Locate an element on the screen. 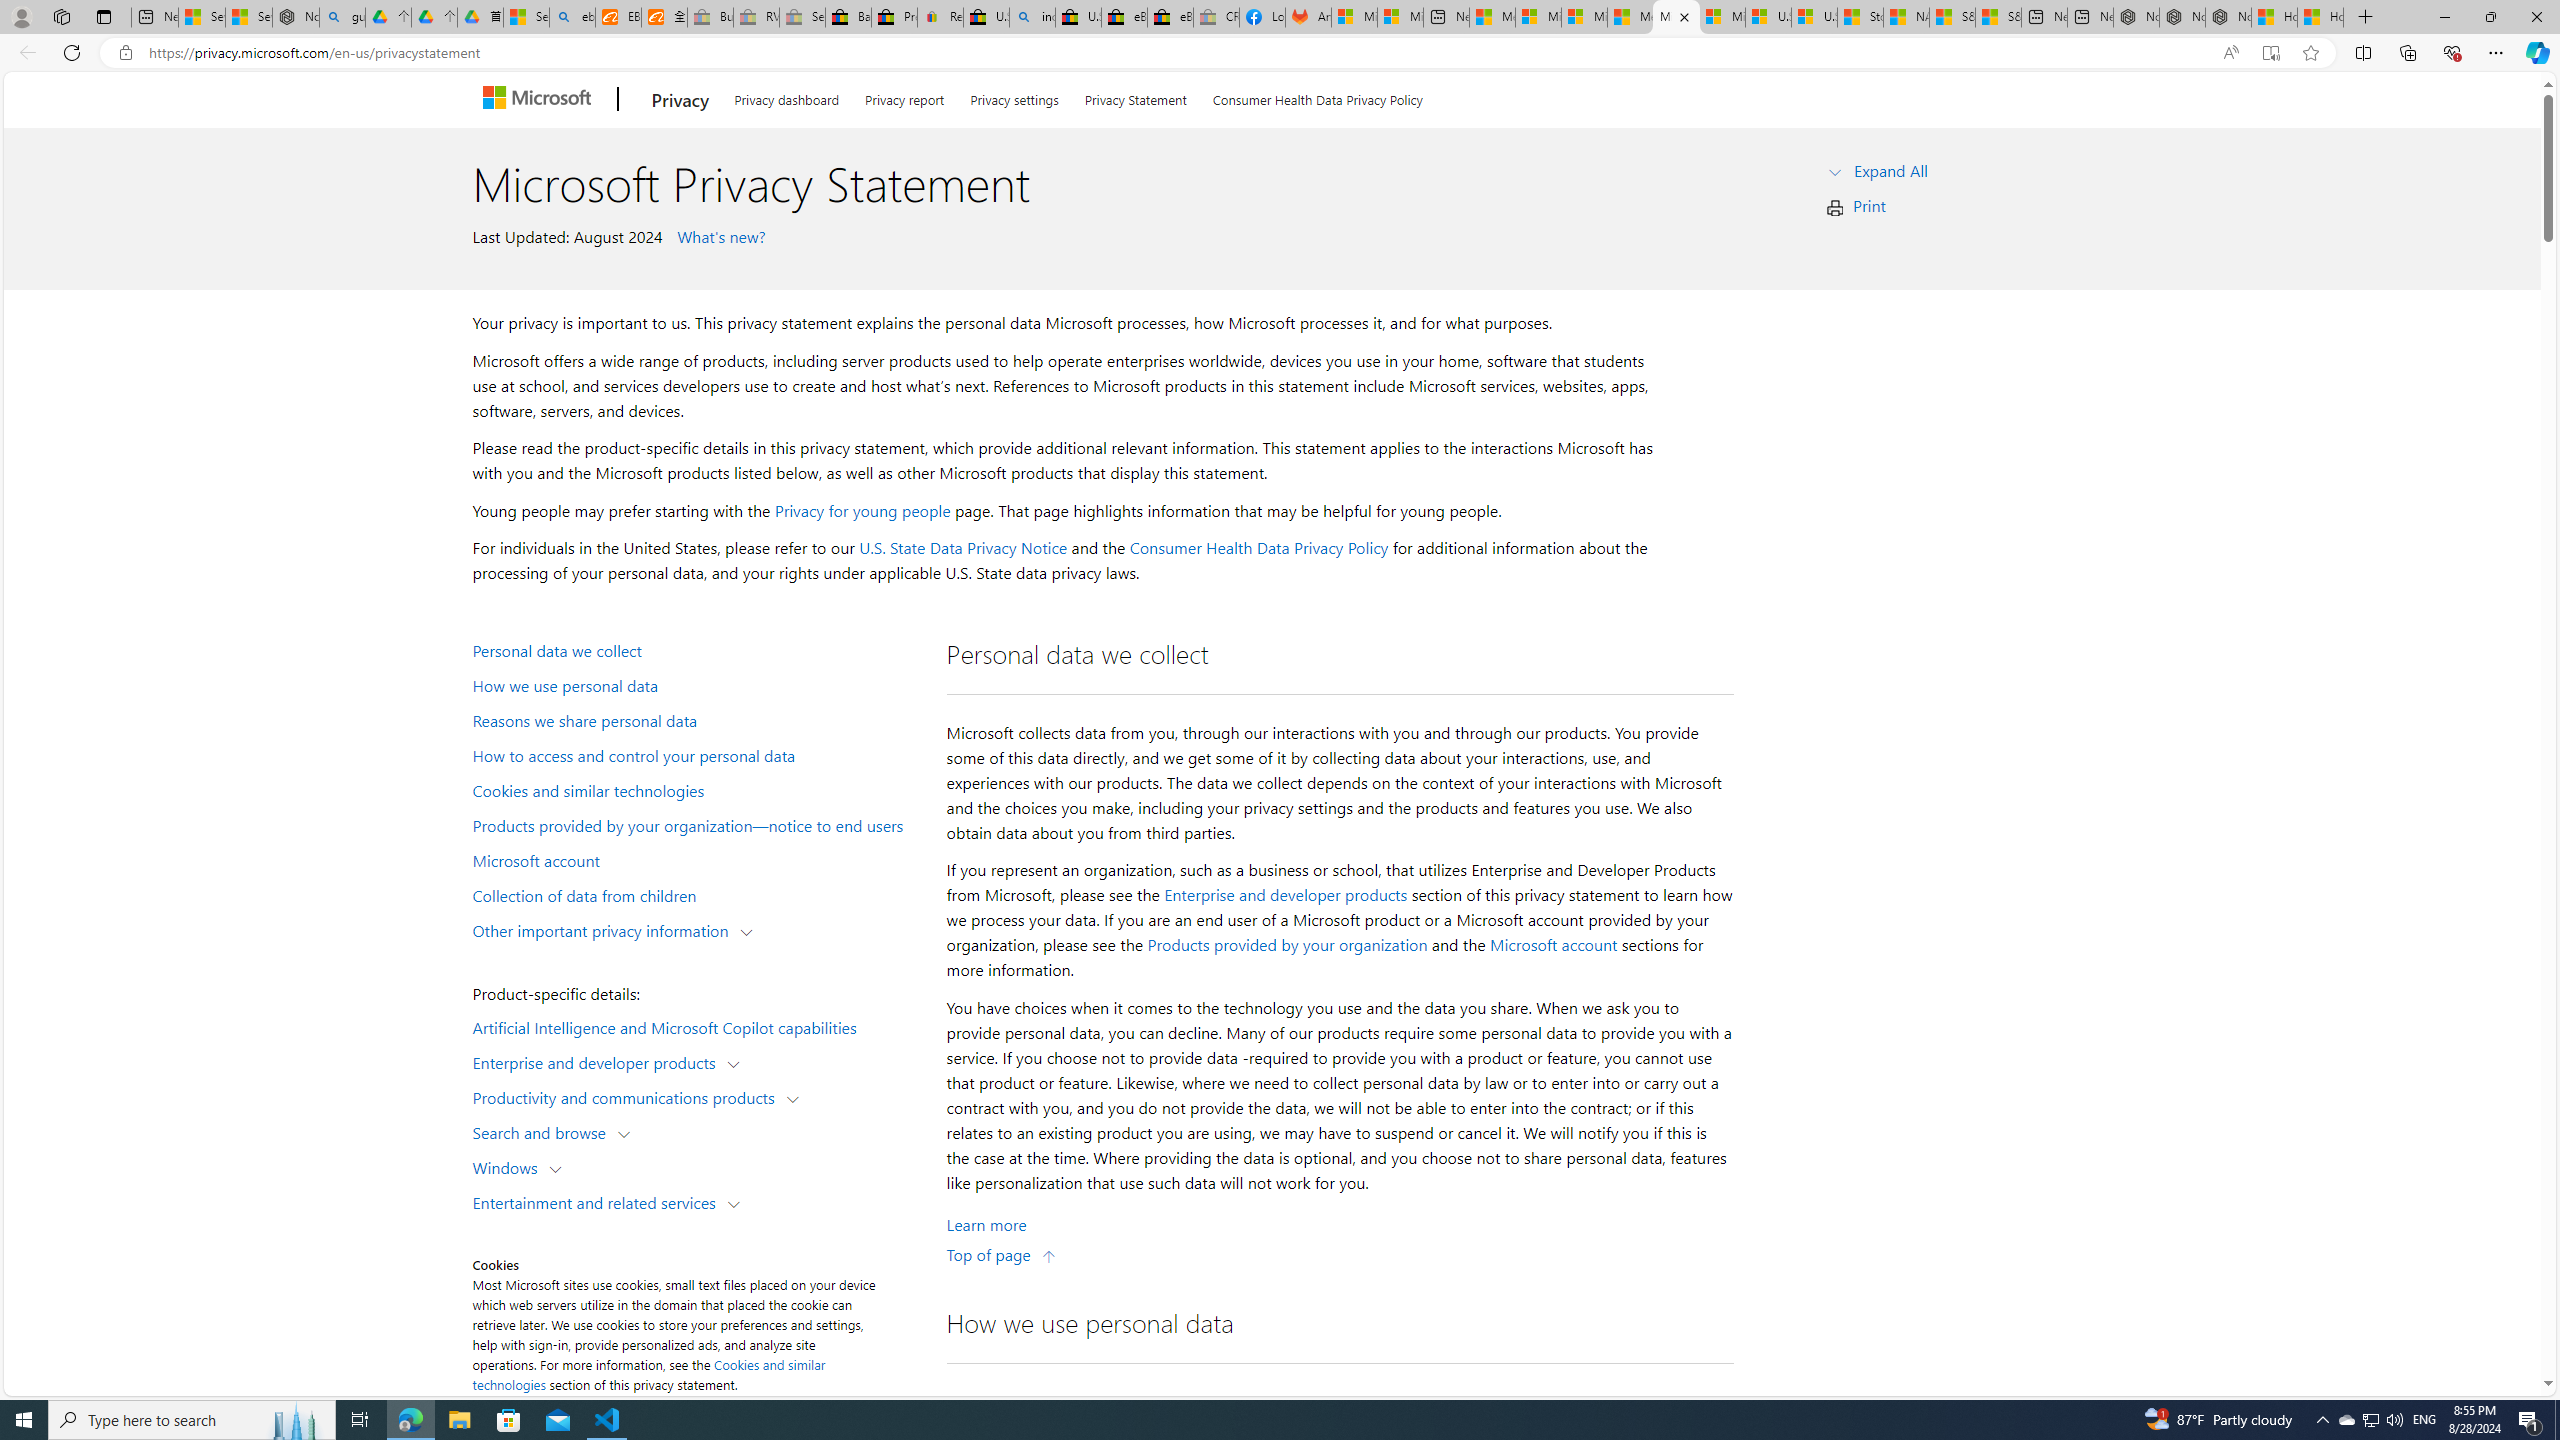  'U.S. State Privacy Disclosures - eBay Inc.' is located at coordinates (1079, 16).